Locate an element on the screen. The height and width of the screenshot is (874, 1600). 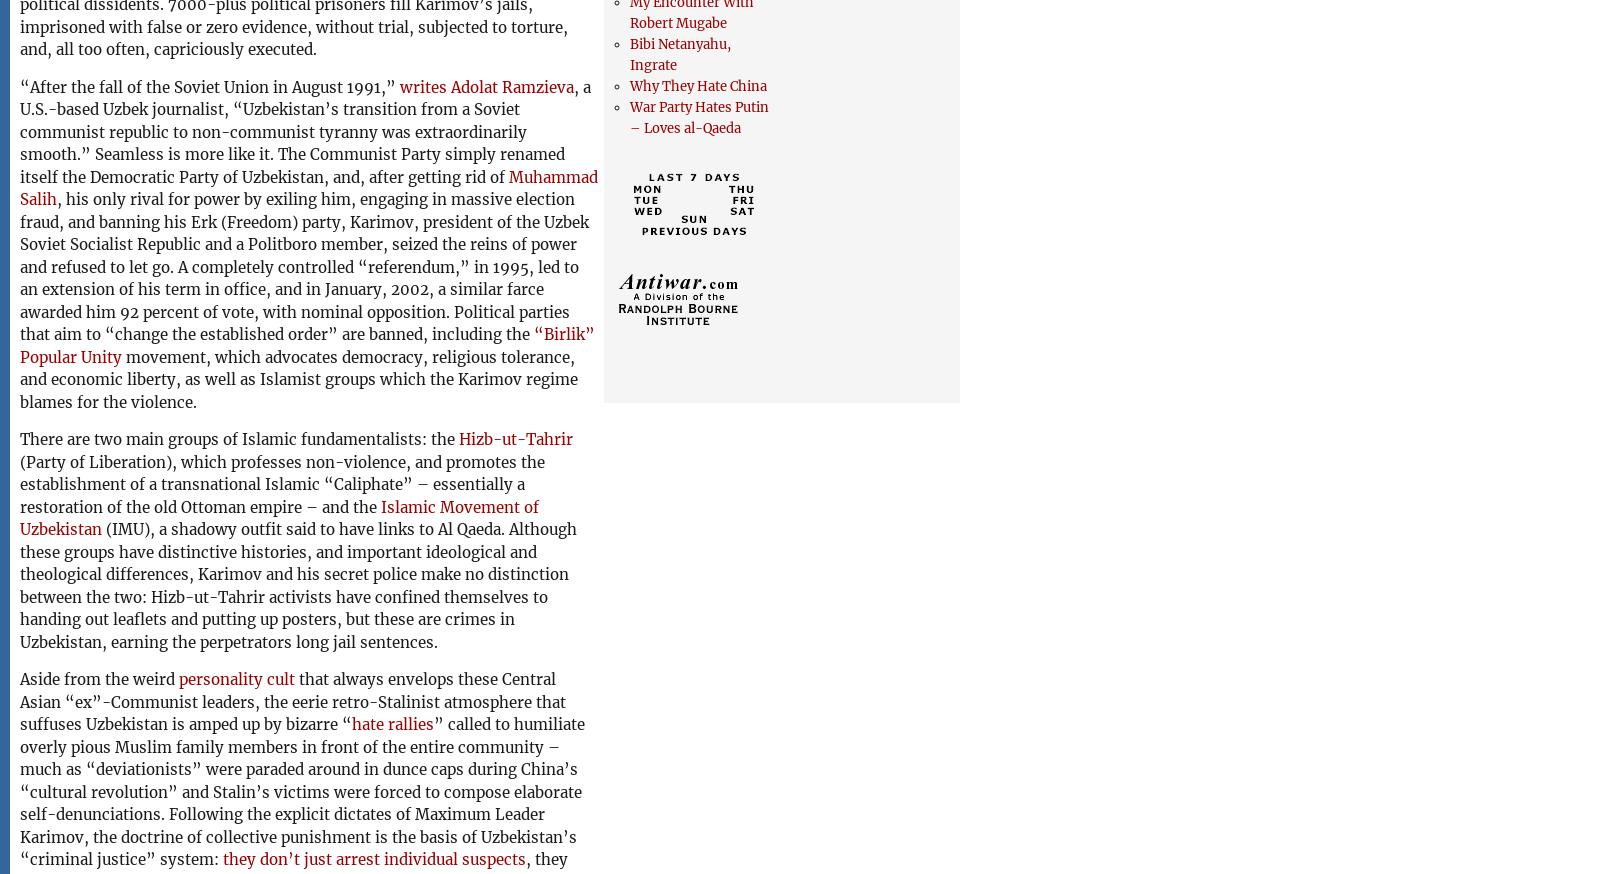
'(IMU), a shadowy outfit said to have links to Al Qaeda. Although these groups have distinctive histories, and important ideological and theological differences, Karimov and his secret police make no distinction between the two: Hizb-ut-Tahrir activists have confined themselves to handing out leaflets and putting up posters, but these are crimes in Uzbekistan, earning the perpetrators long jail sentences.' is located at coordinates (298, 584).